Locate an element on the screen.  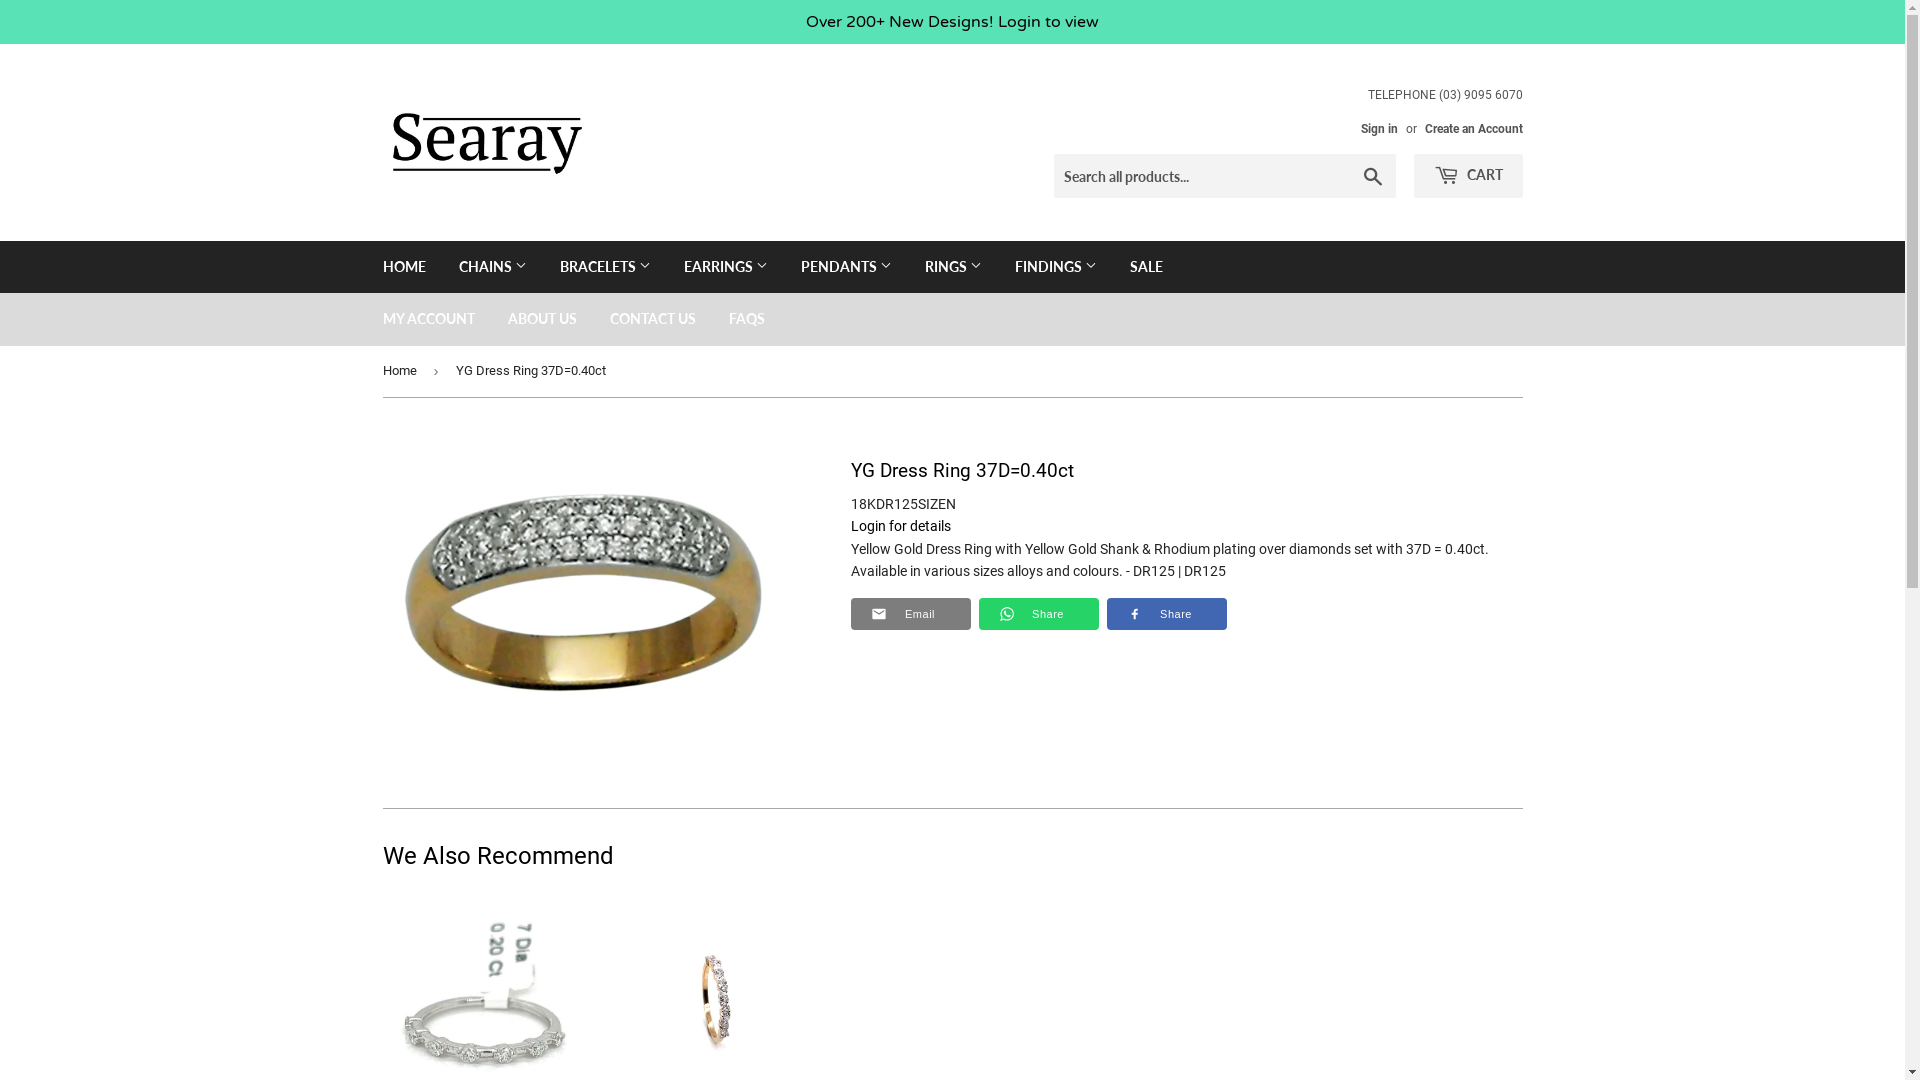
'Over 200+ New Designs! Login to view' is located at coordinates (951, 22).